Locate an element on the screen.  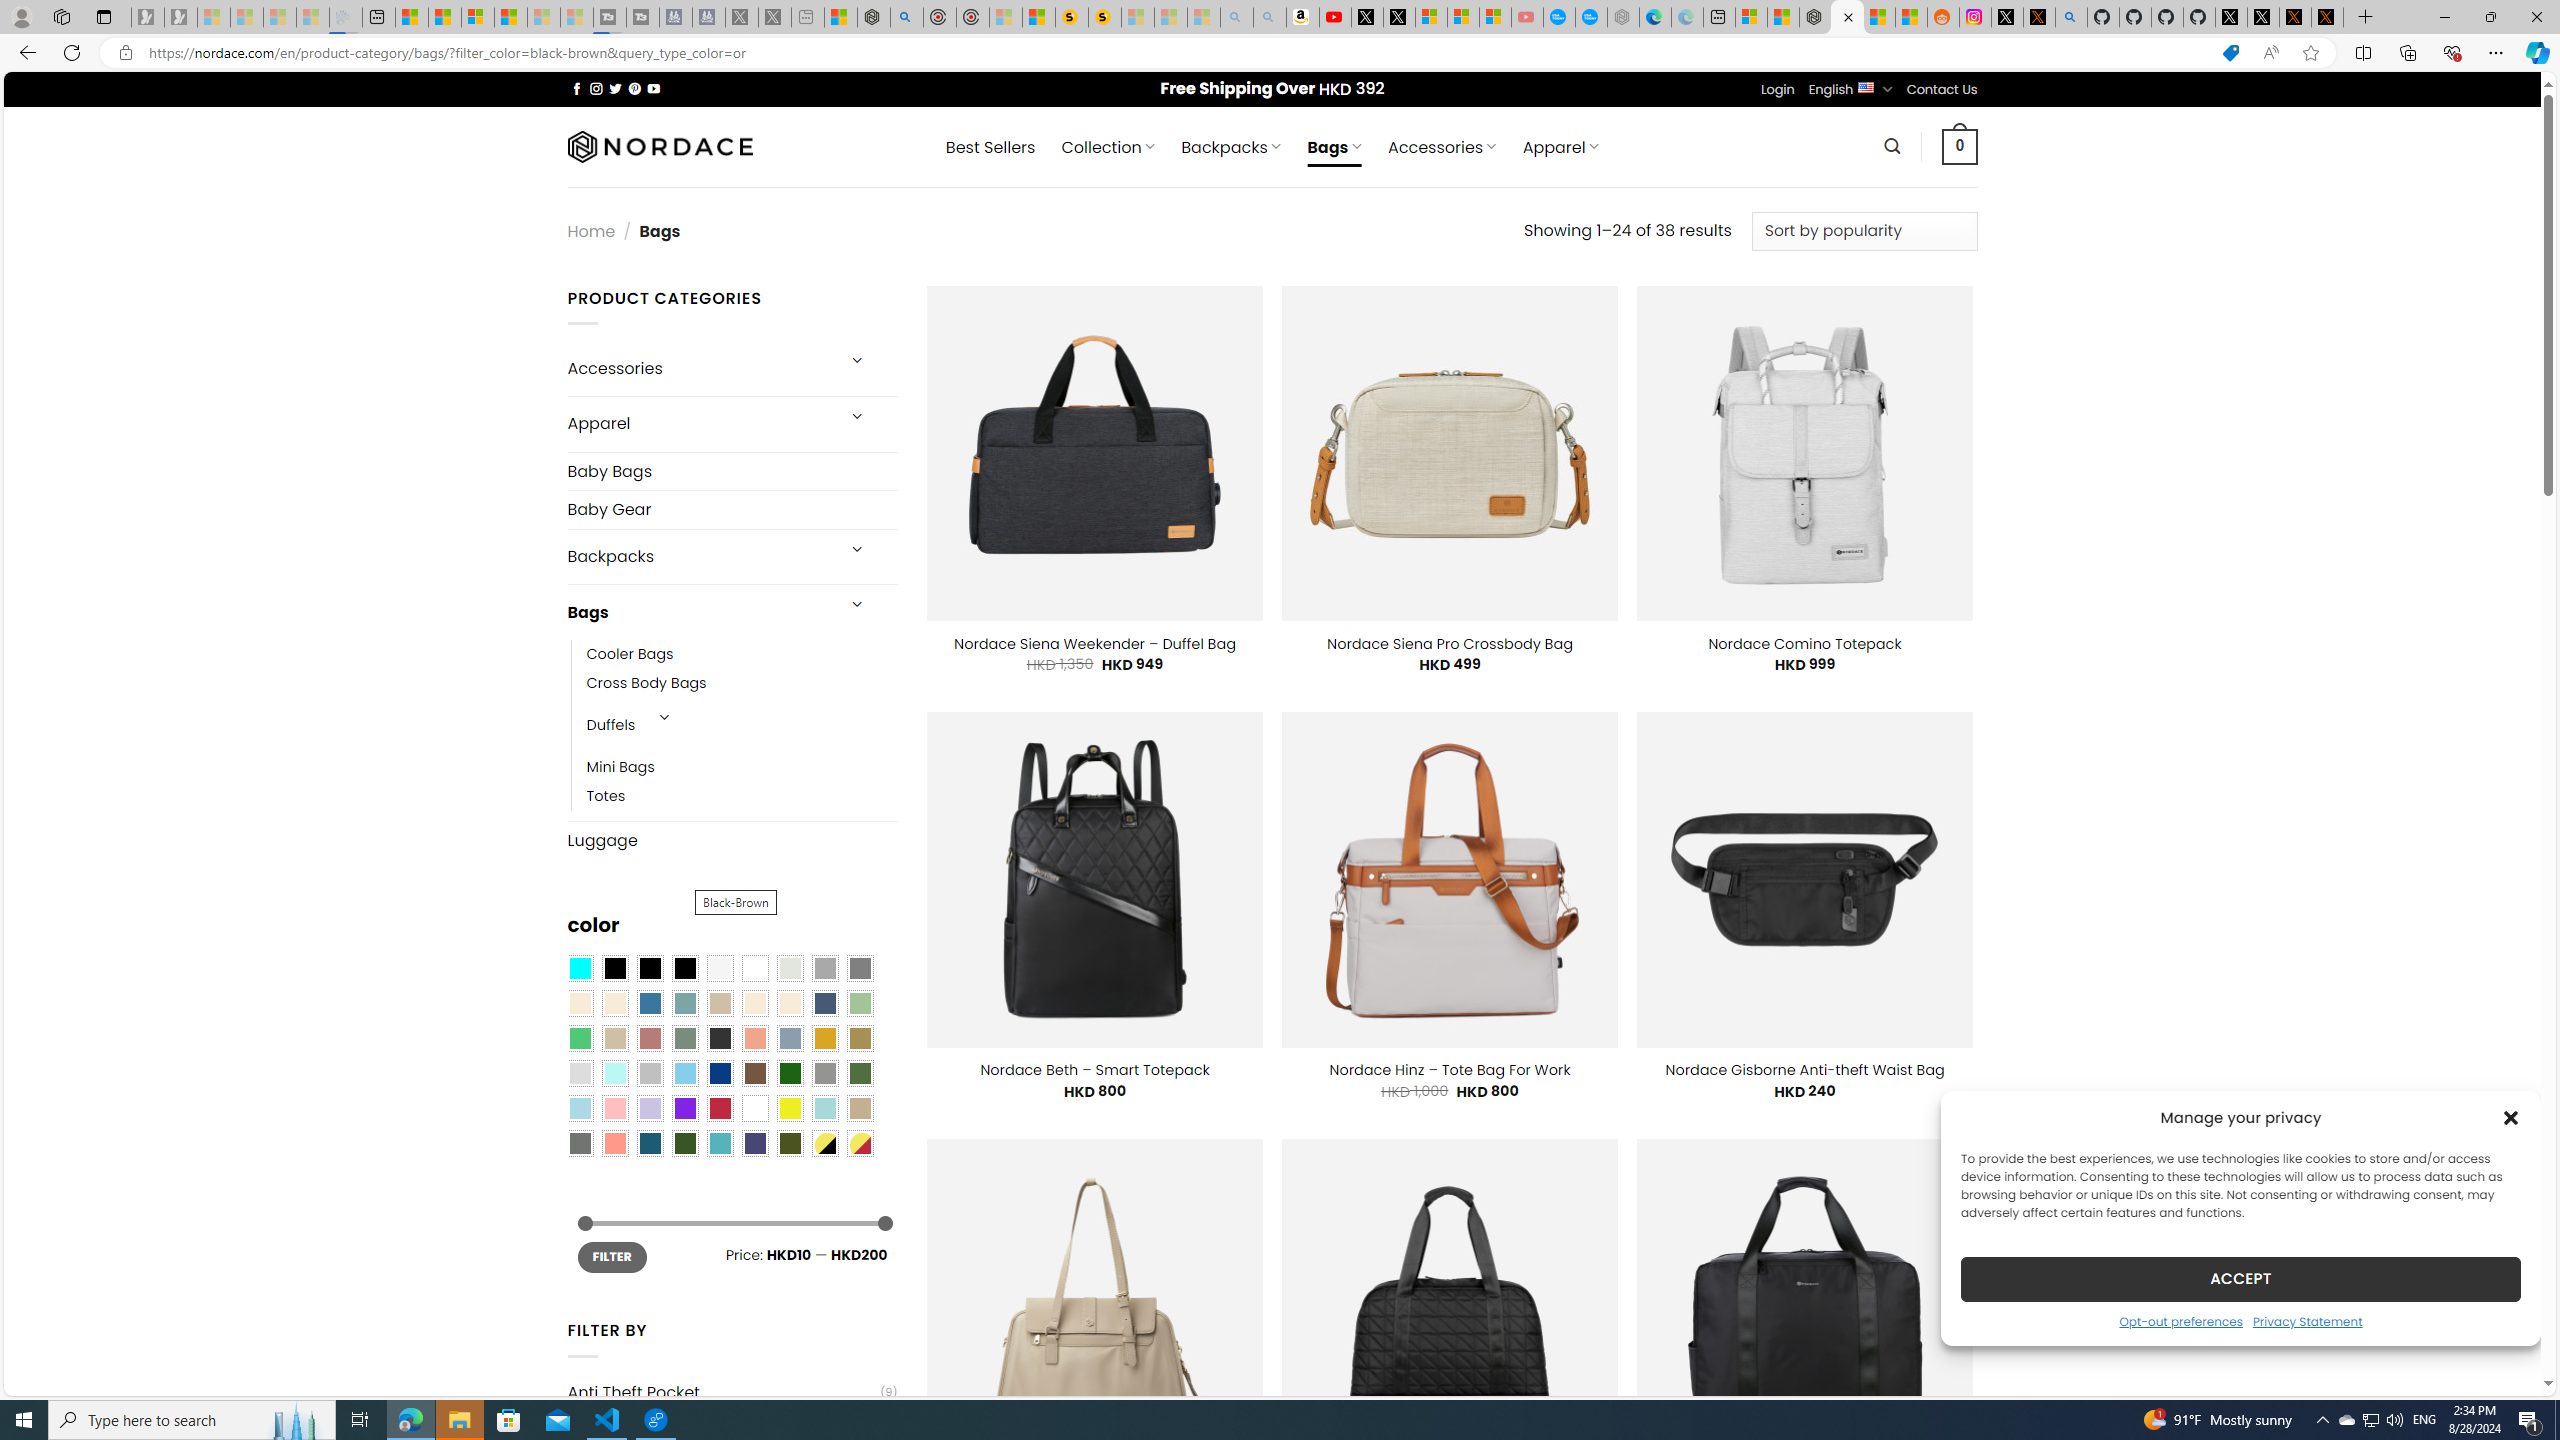
'Follow on Twitter' is located at coordinates (615, 88).